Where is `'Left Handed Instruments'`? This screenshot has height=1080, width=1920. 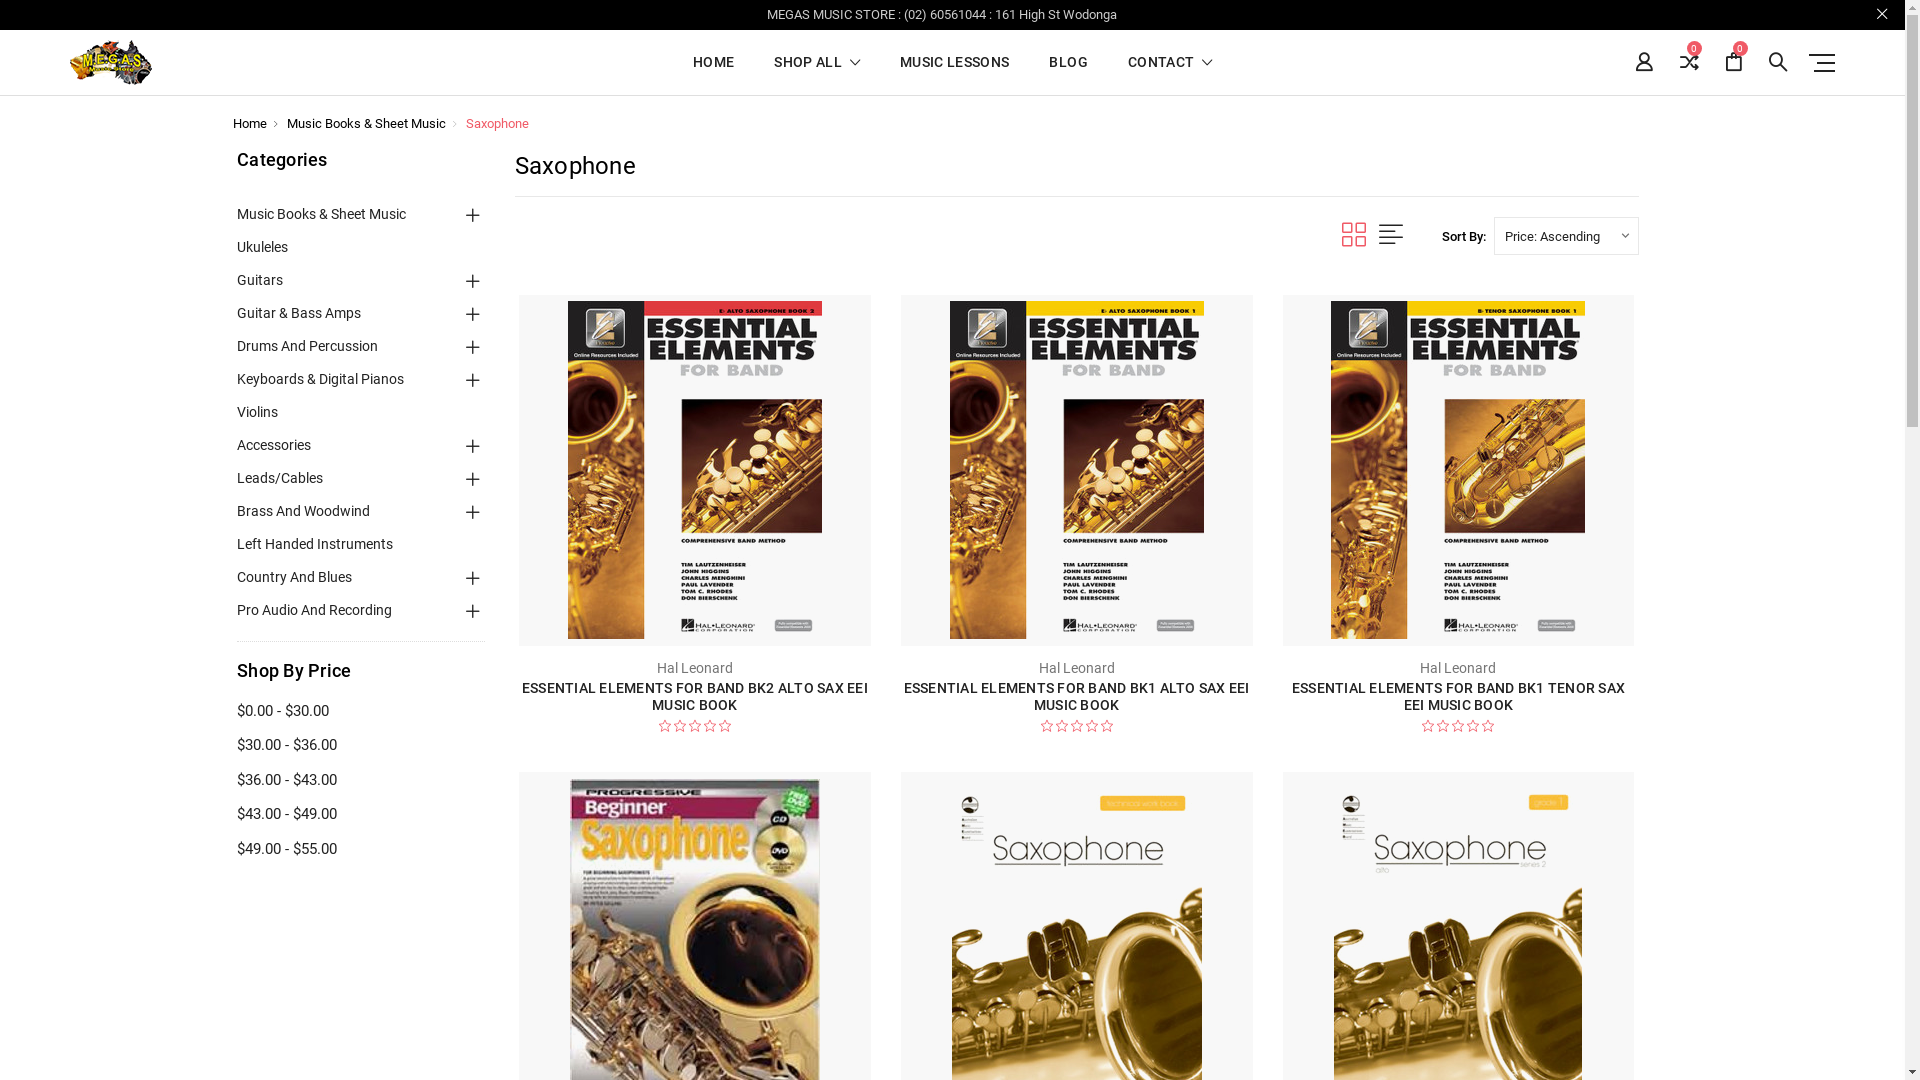 'Left Handed Instruments' is located at coordinates (236, 543).